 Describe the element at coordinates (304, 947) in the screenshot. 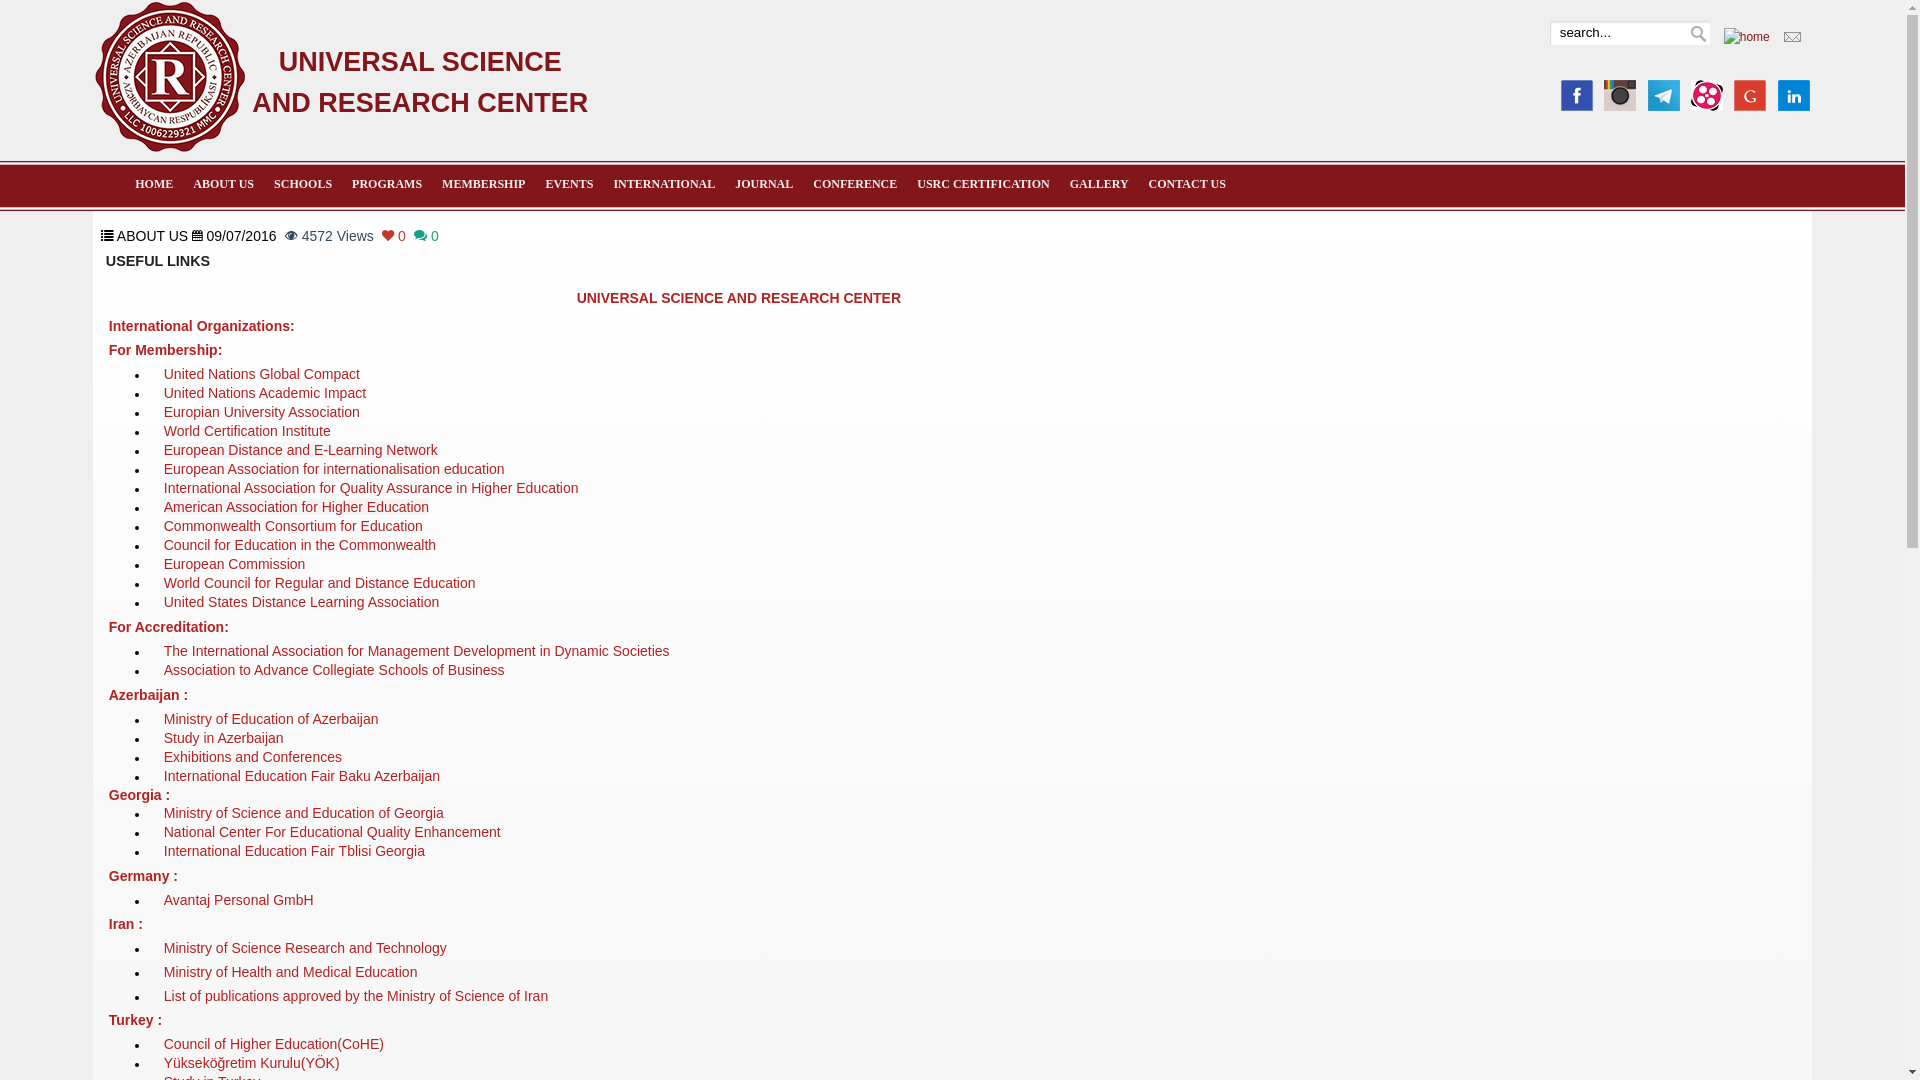

I see `'Ministry of Science Research and Technology'` at that location.